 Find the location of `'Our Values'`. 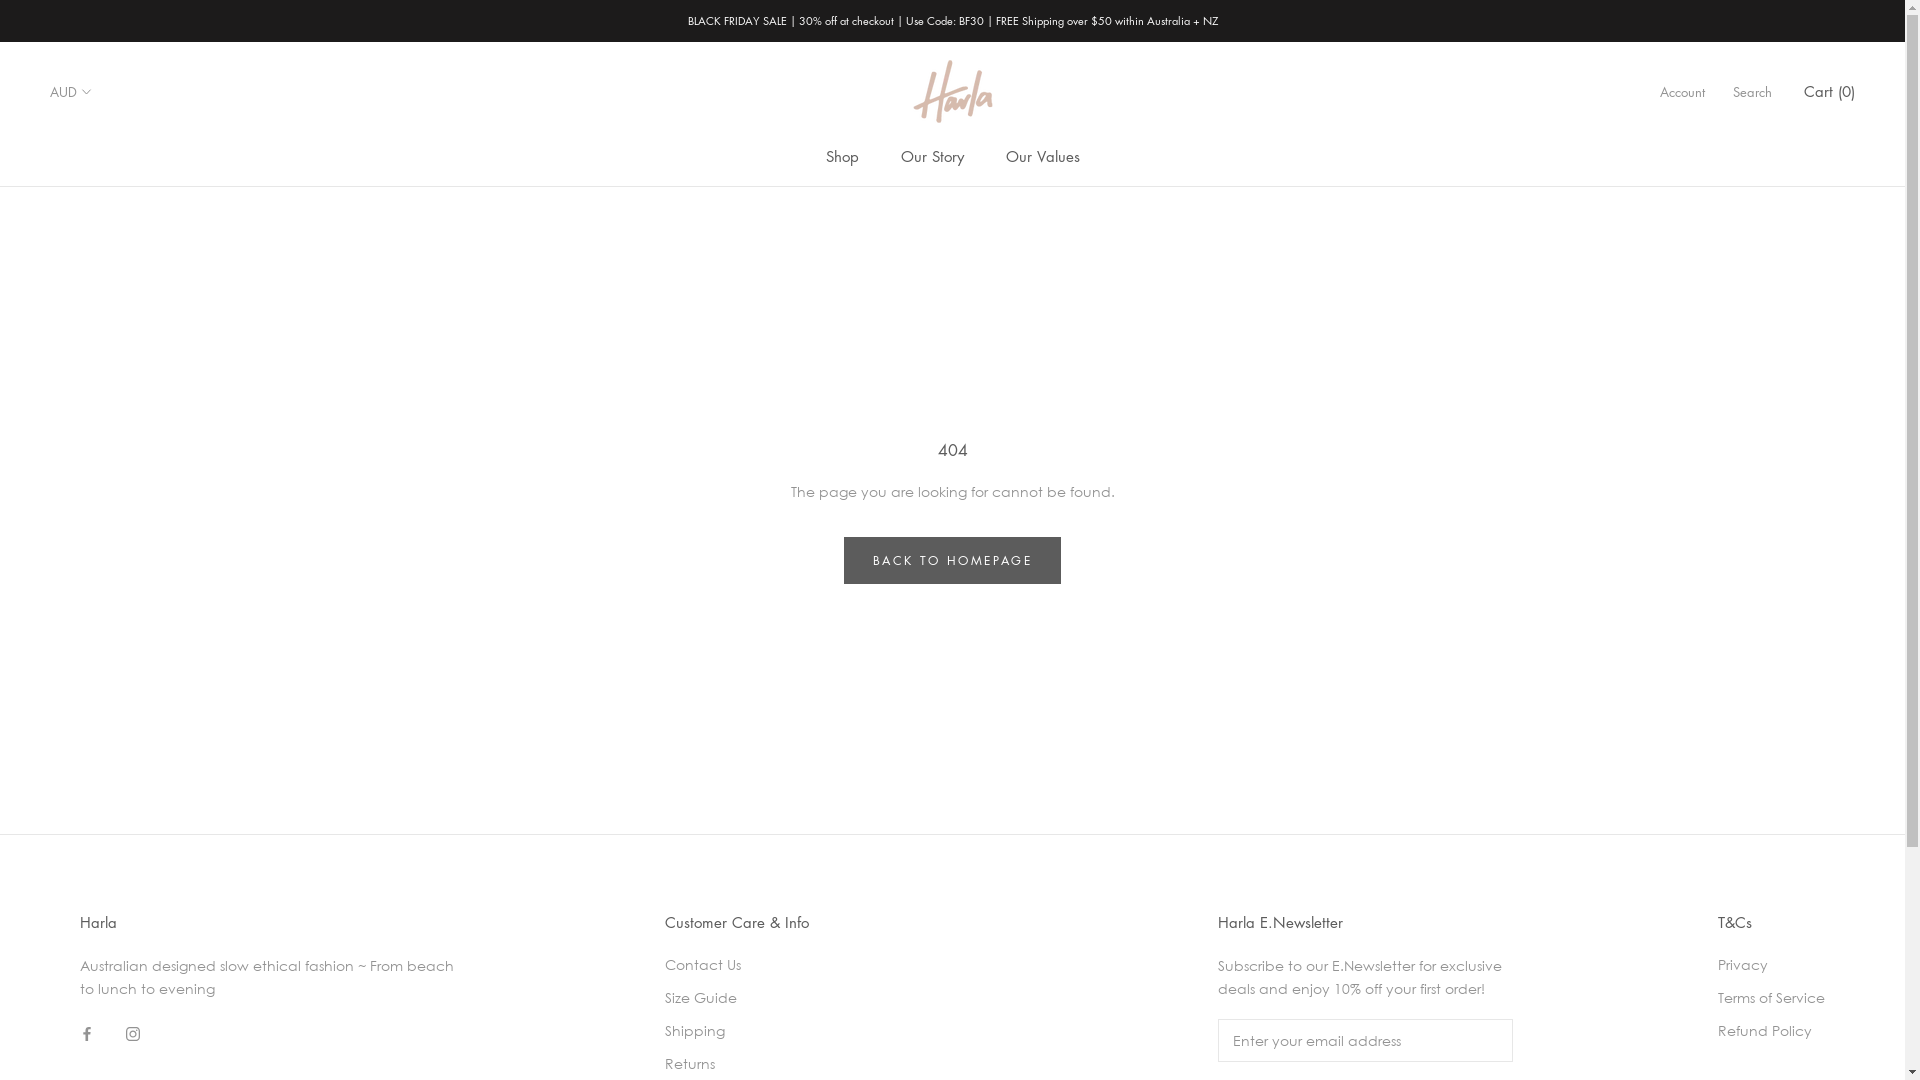

'Our Values' is located at coordinates (1041, 154).